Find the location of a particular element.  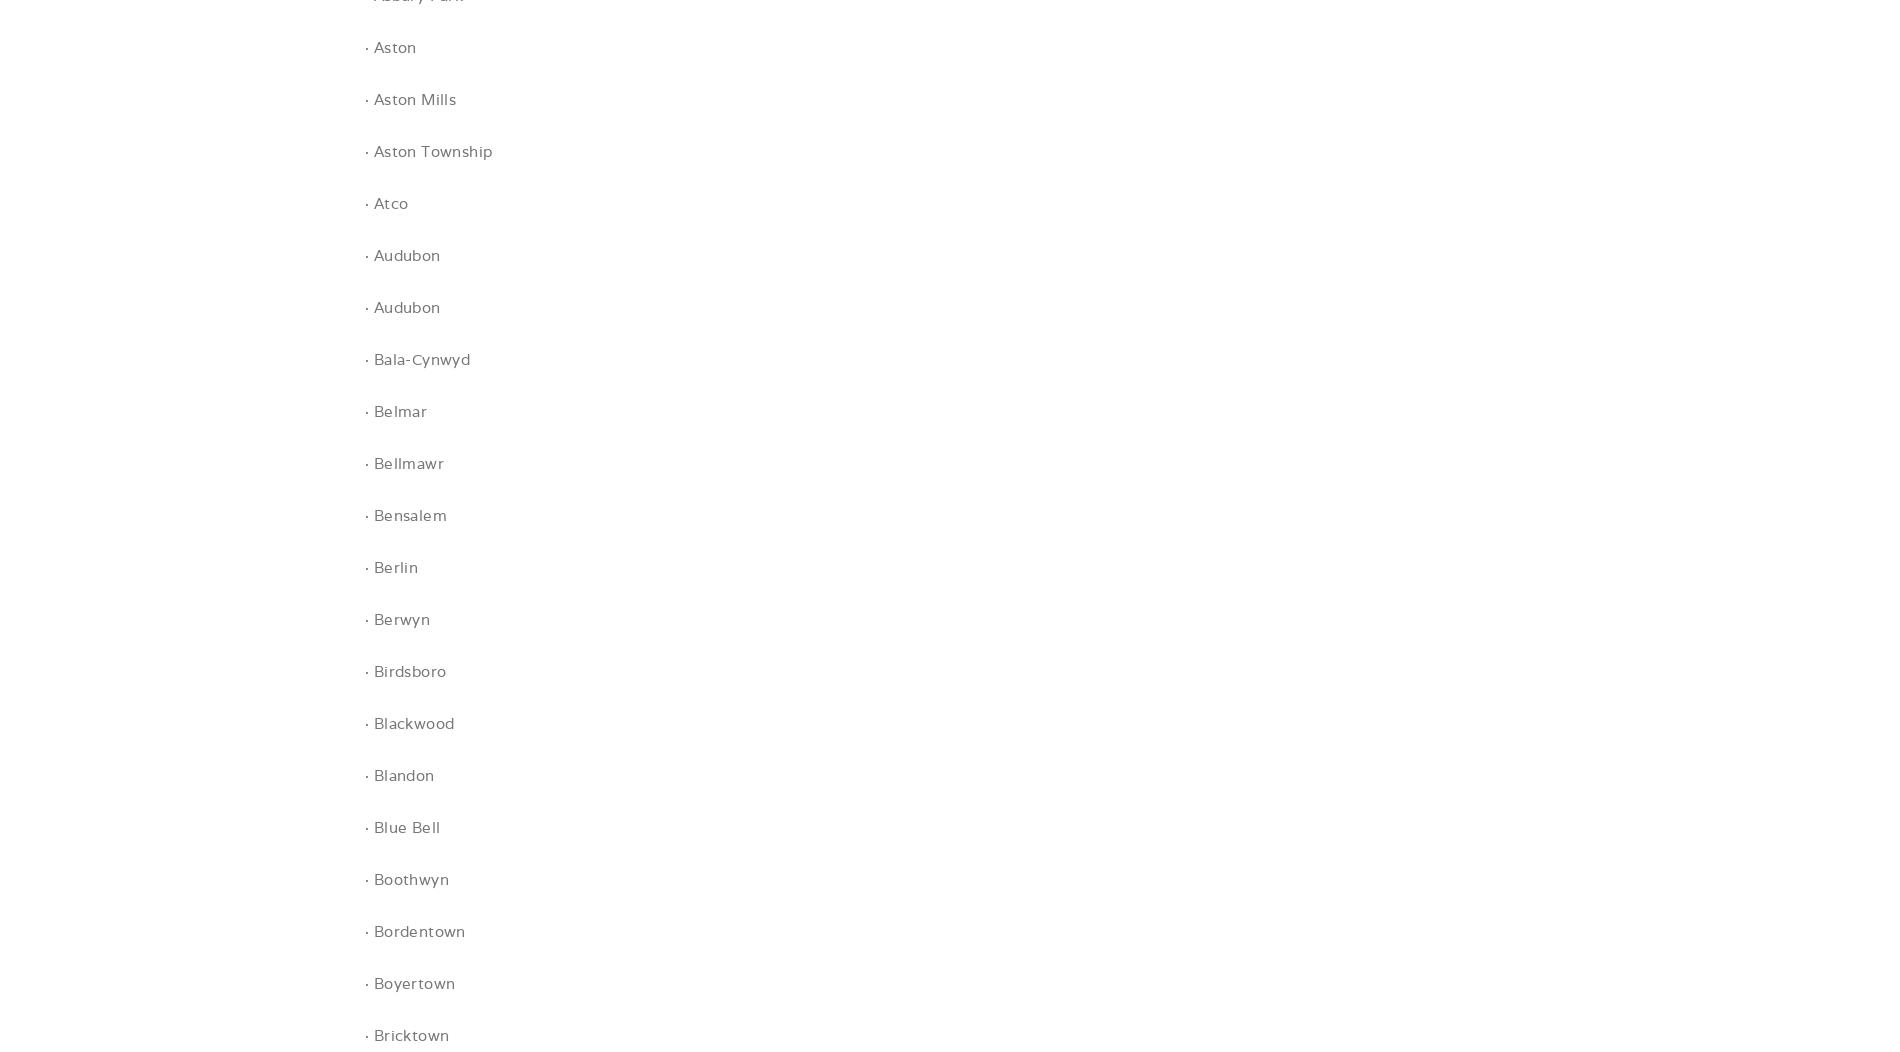

'· Aston Mills' is located at coordinates (409, 99).